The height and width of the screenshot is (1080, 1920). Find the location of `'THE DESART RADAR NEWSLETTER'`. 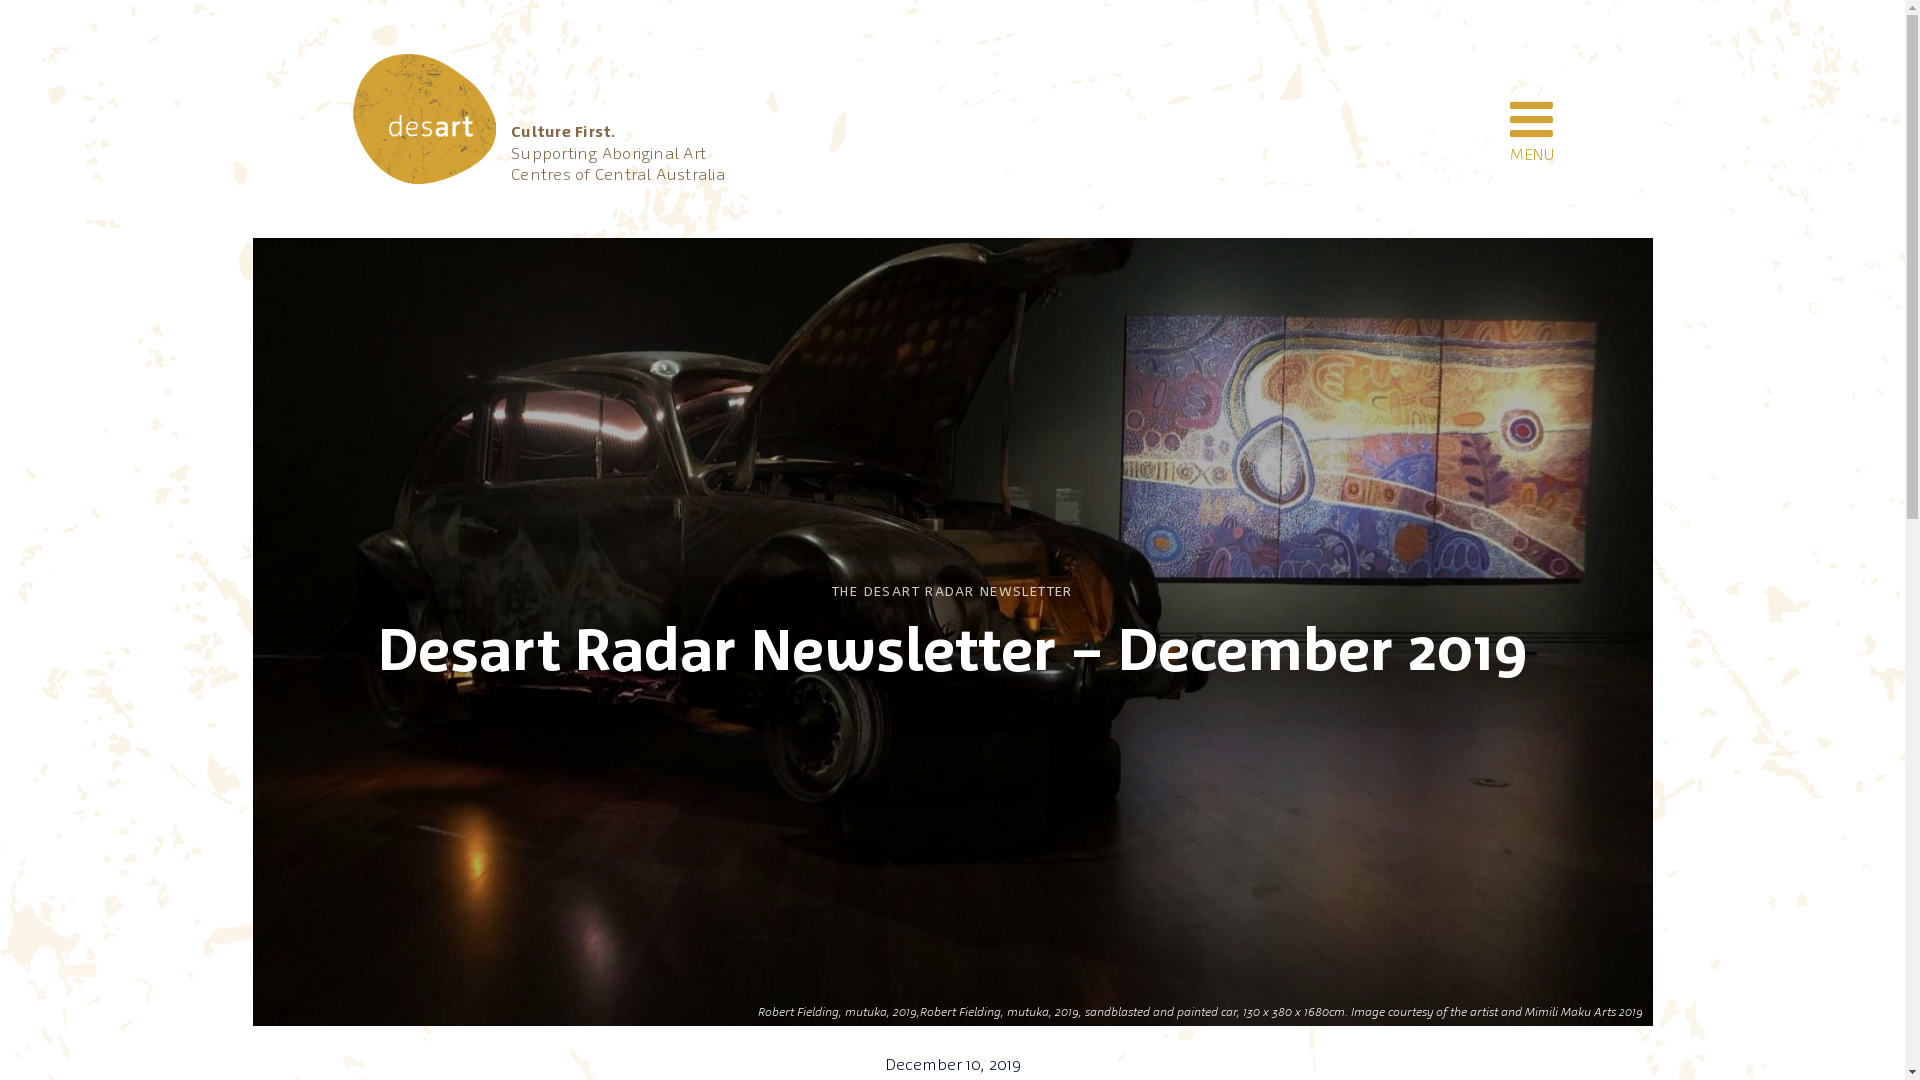

'THE DESART RADAR NEWSLETTER' is located at coordinates (951, 590).